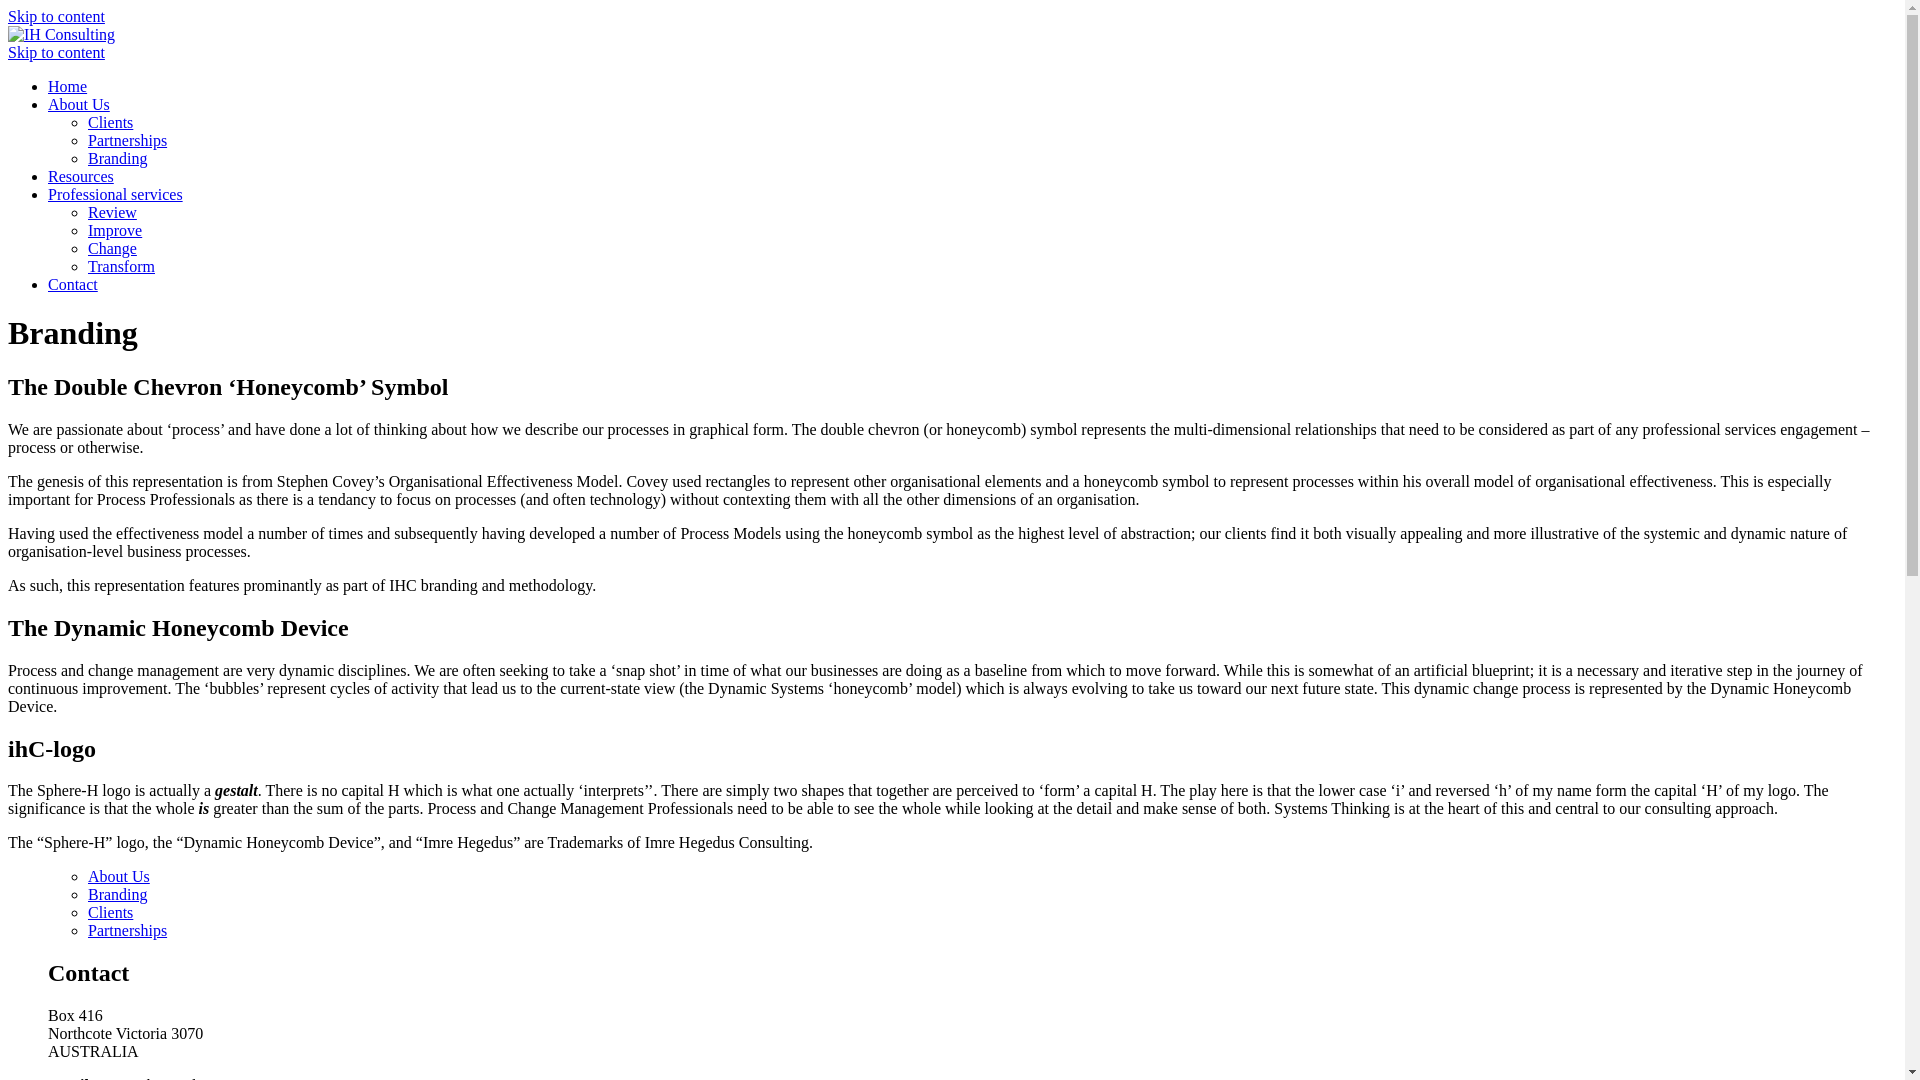  I want to click on 'Transform', so click(120, 265).